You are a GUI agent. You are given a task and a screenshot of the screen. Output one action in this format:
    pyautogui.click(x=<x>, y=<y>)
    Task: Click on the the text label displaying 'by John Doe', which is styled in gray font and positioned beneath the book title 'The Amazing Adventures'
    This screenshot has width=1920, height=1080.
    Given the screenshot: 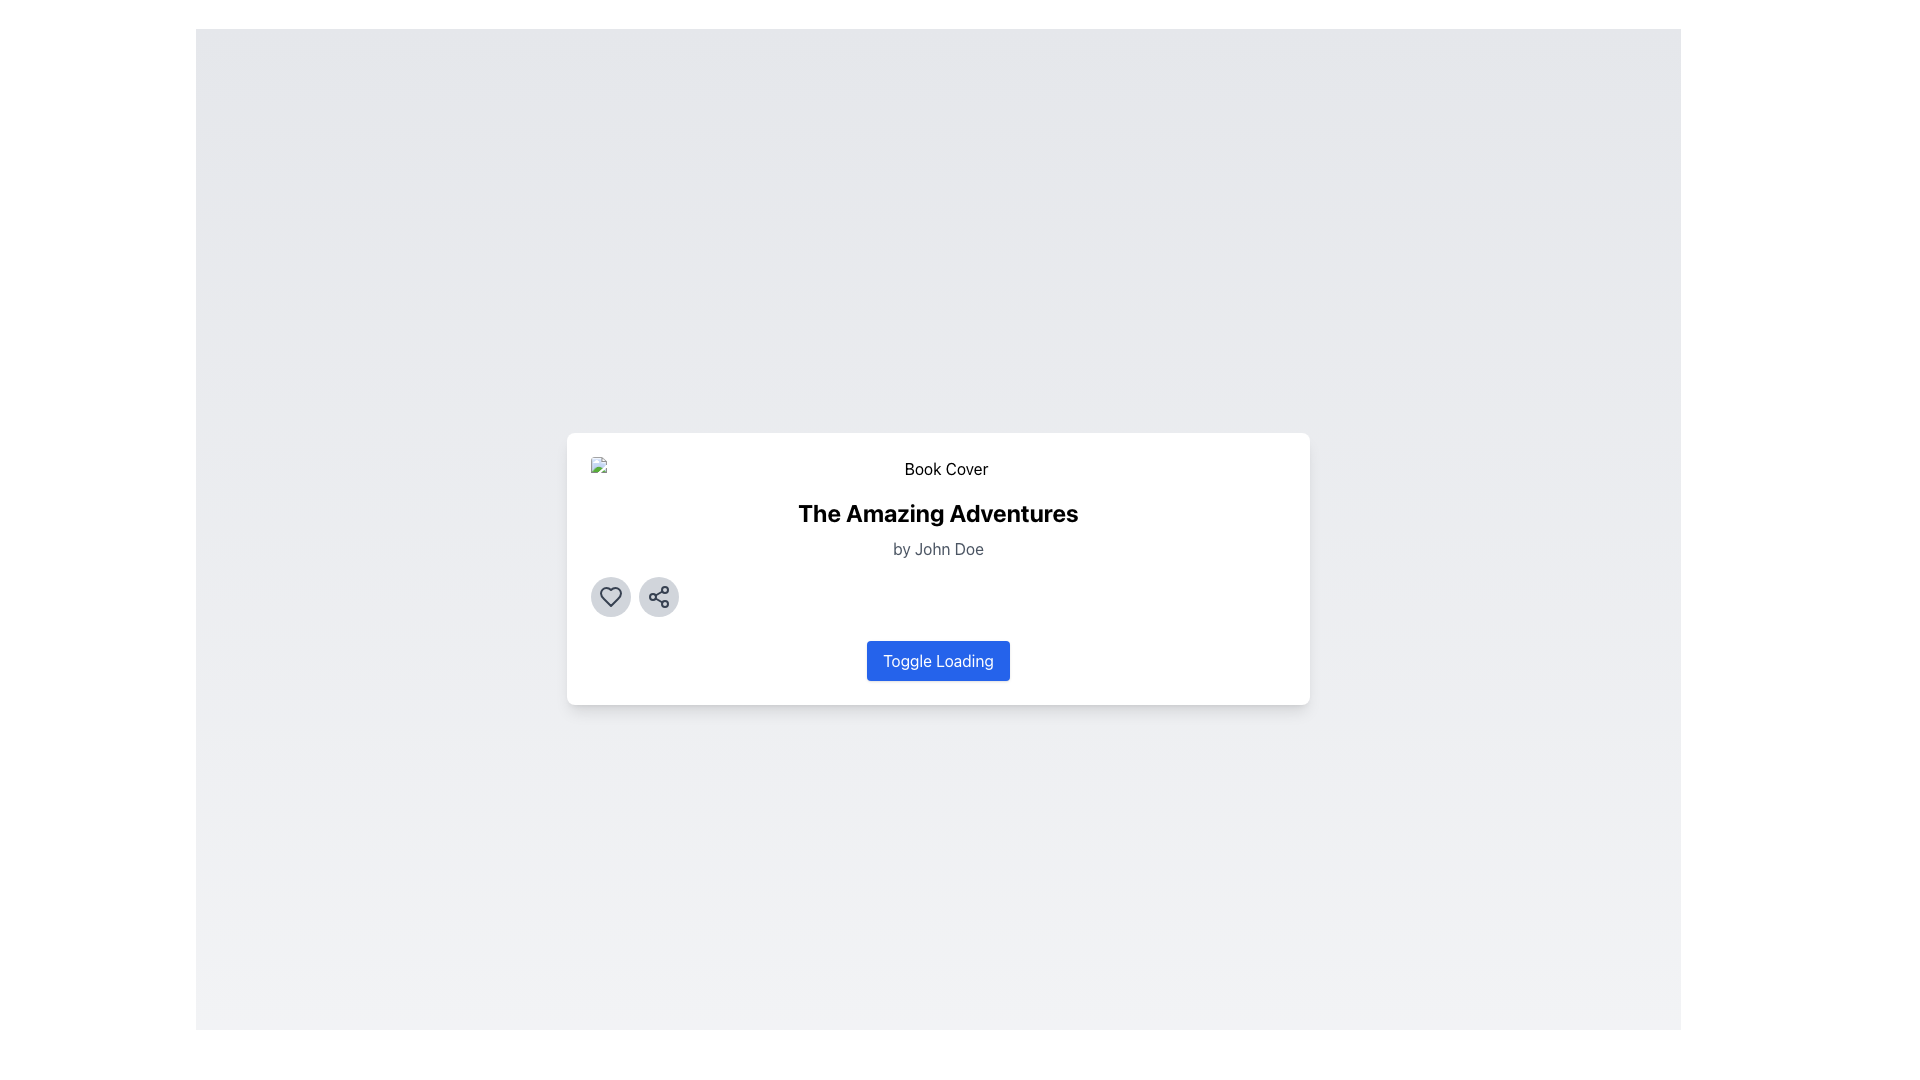 What is the action you would take?
    pyautogui.click(x=937, y=548)
    